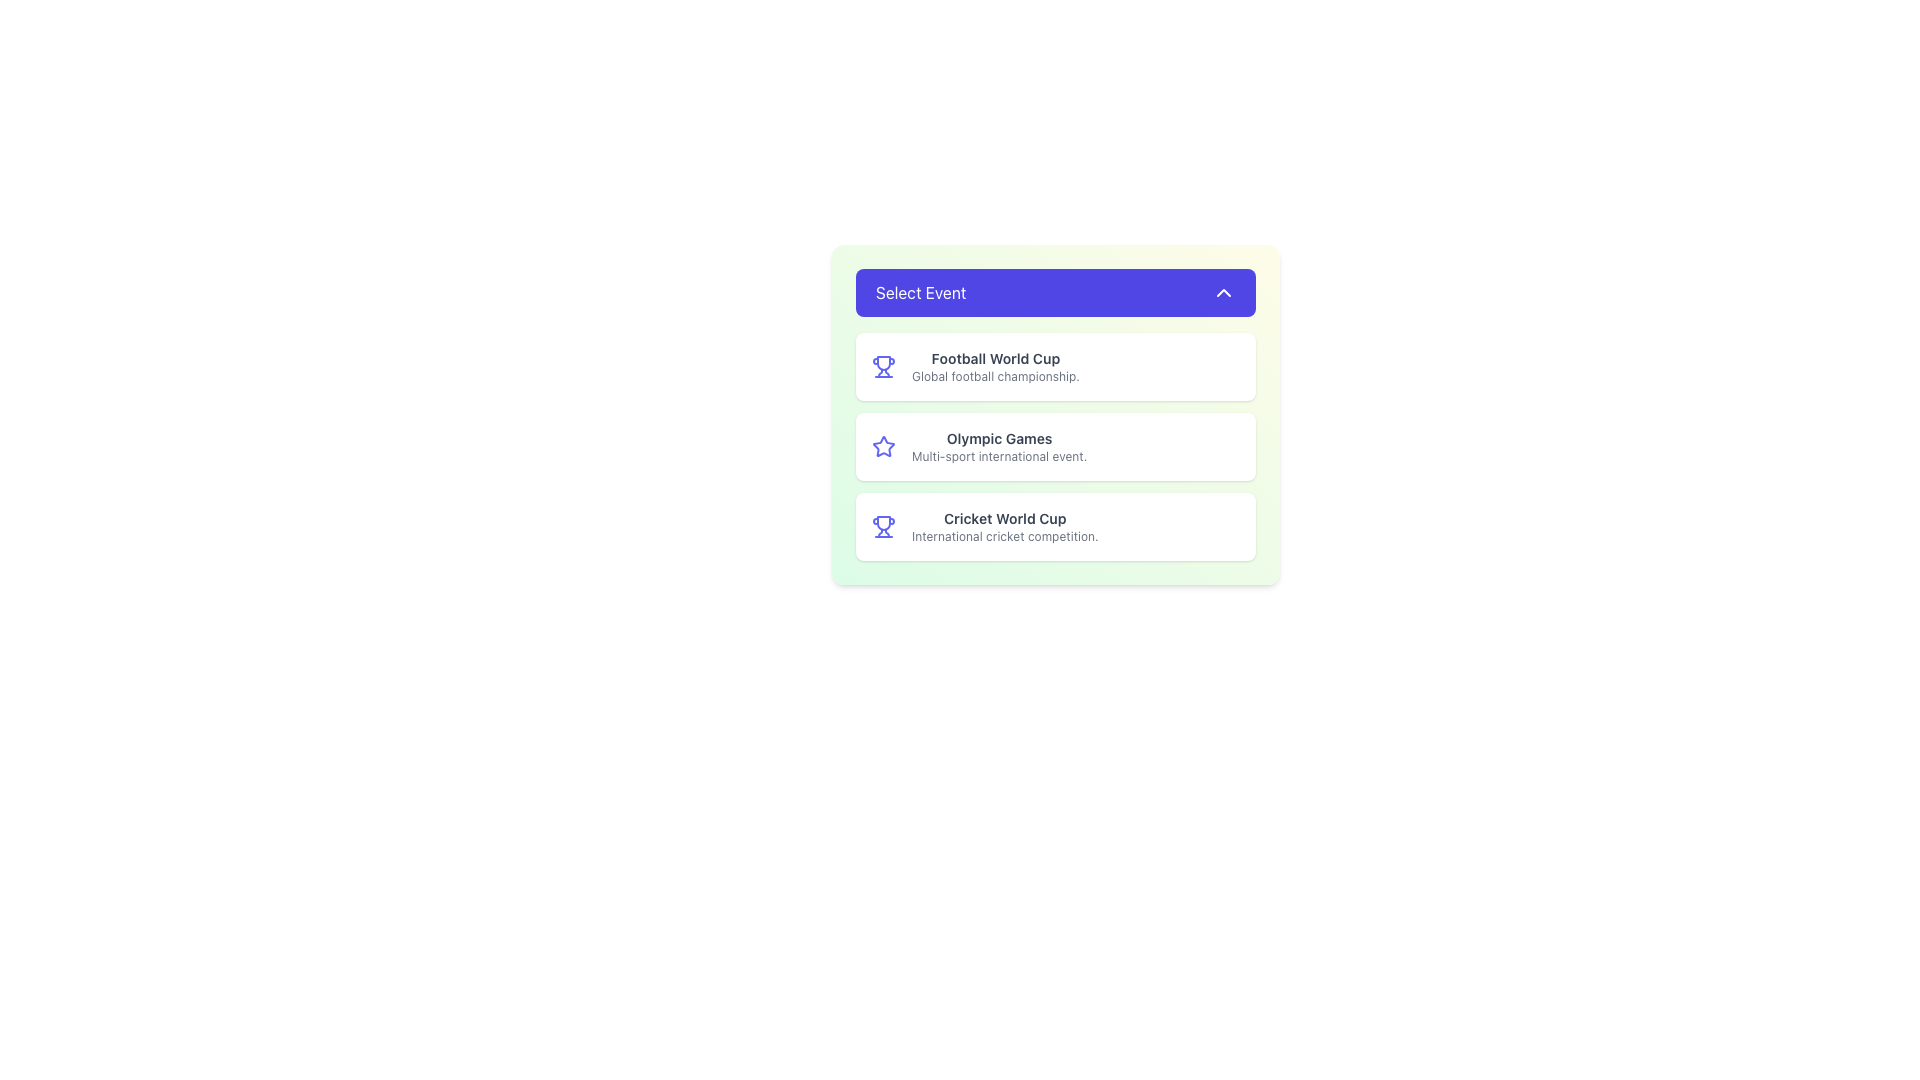  What do you see at coordinates (882, 363) in the screenshot?
I see `central upper portion of the trophy-shaped icon, which is the third icon in the vertical list within the dropdown menu, to see its SVG properties` at bounding box center [882, 363].